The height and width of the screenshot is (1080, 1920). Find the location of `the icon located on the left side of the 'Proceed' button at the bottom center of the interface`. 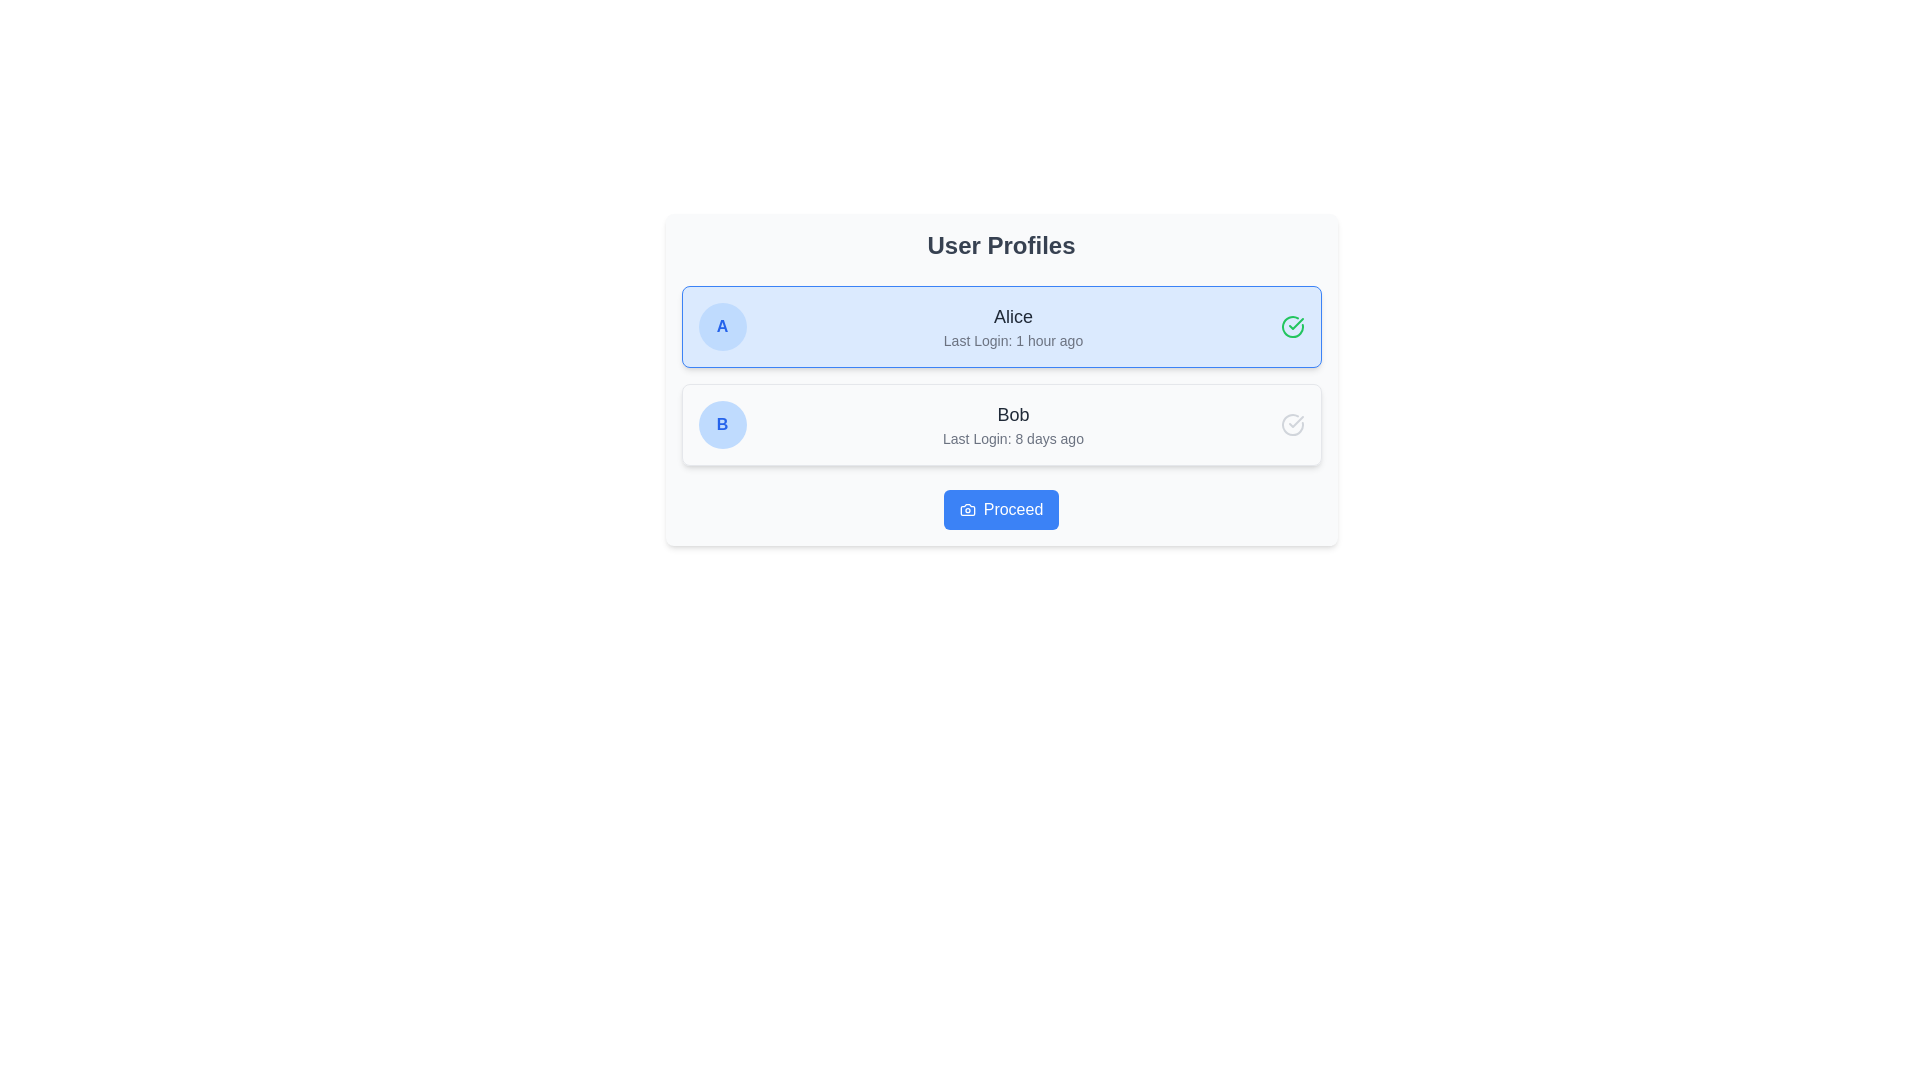

the icon located on the left side of the 'Proceed' button at the bottom center of the interface is located at coordinates (967, 508).